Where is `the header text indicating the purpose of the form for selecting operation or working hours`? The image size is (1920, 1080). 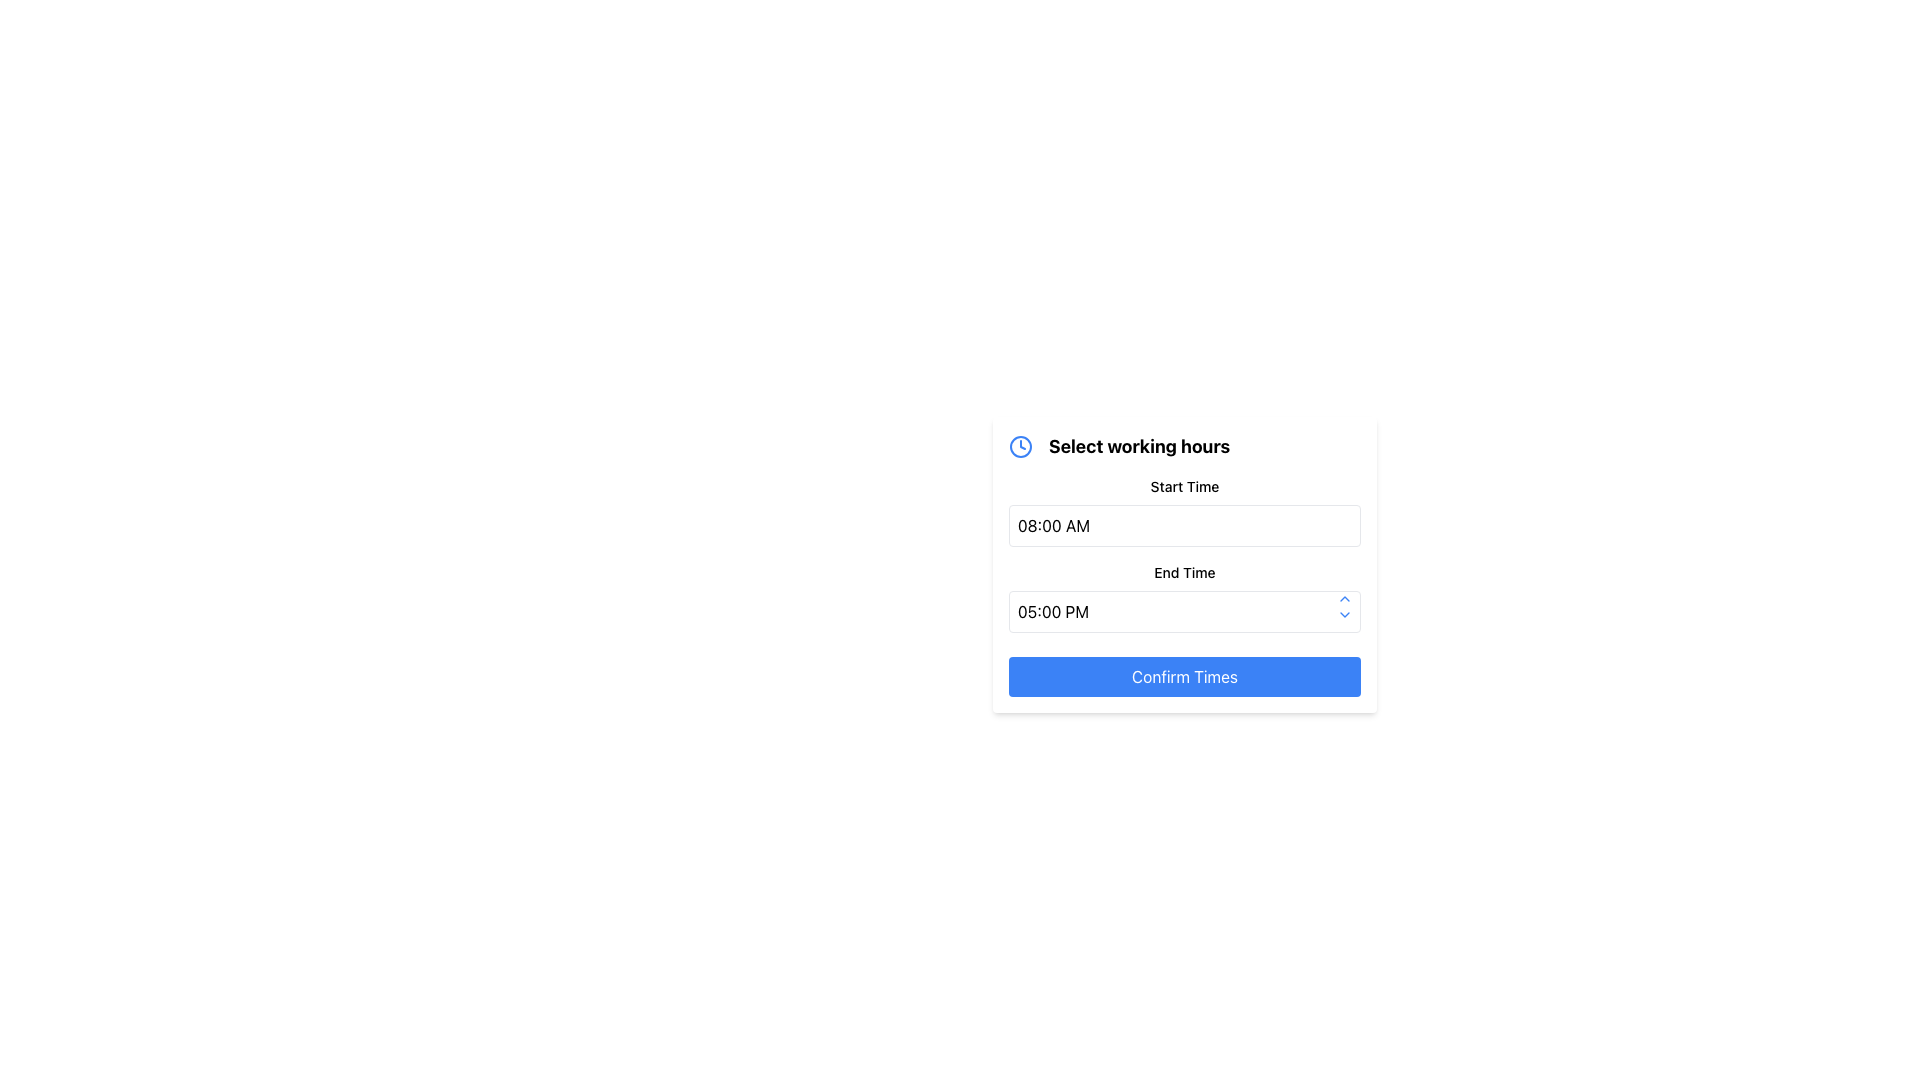
the header text indicating the purpose of the form for selecting operation or working hours is located at coordinates (1139, 446).